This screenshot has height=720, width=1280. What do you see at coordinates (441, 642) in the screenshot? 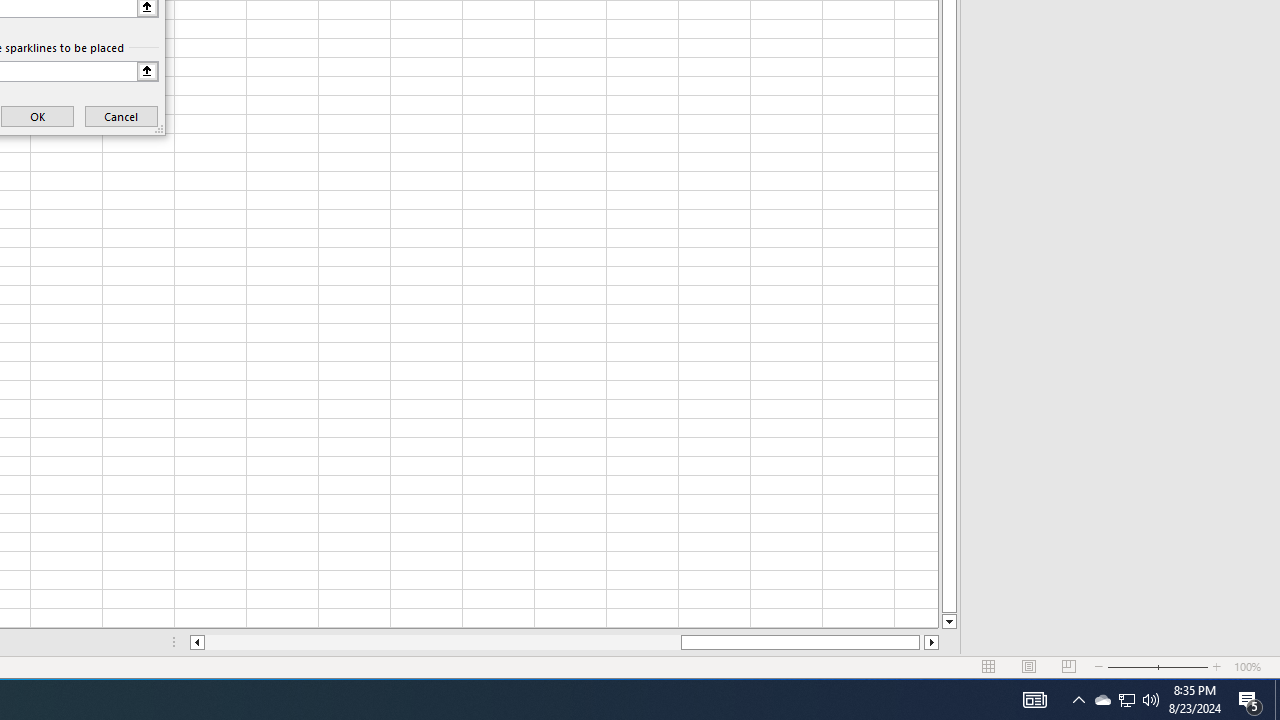
I see `'Page left'` at bounding box center [441, 642].